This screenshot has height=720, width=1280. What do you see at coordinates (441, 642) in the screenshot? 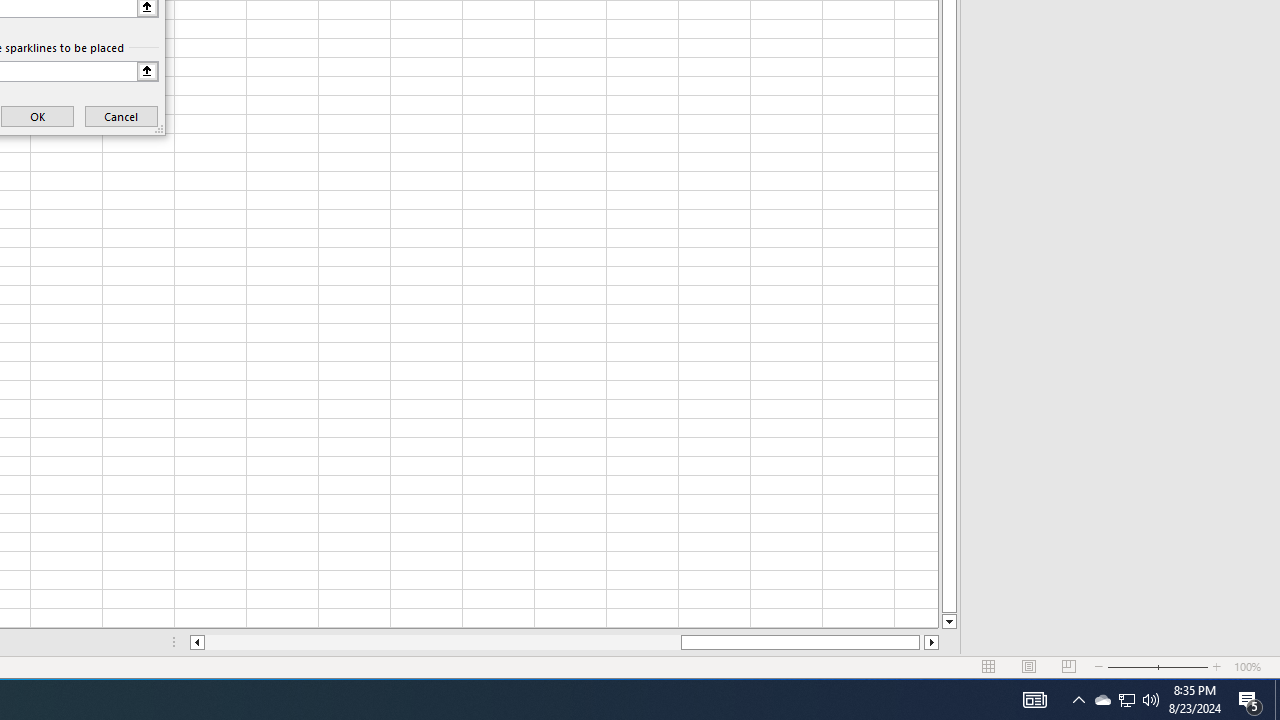
I see `'Page left'` at bounding box center [441, 642].